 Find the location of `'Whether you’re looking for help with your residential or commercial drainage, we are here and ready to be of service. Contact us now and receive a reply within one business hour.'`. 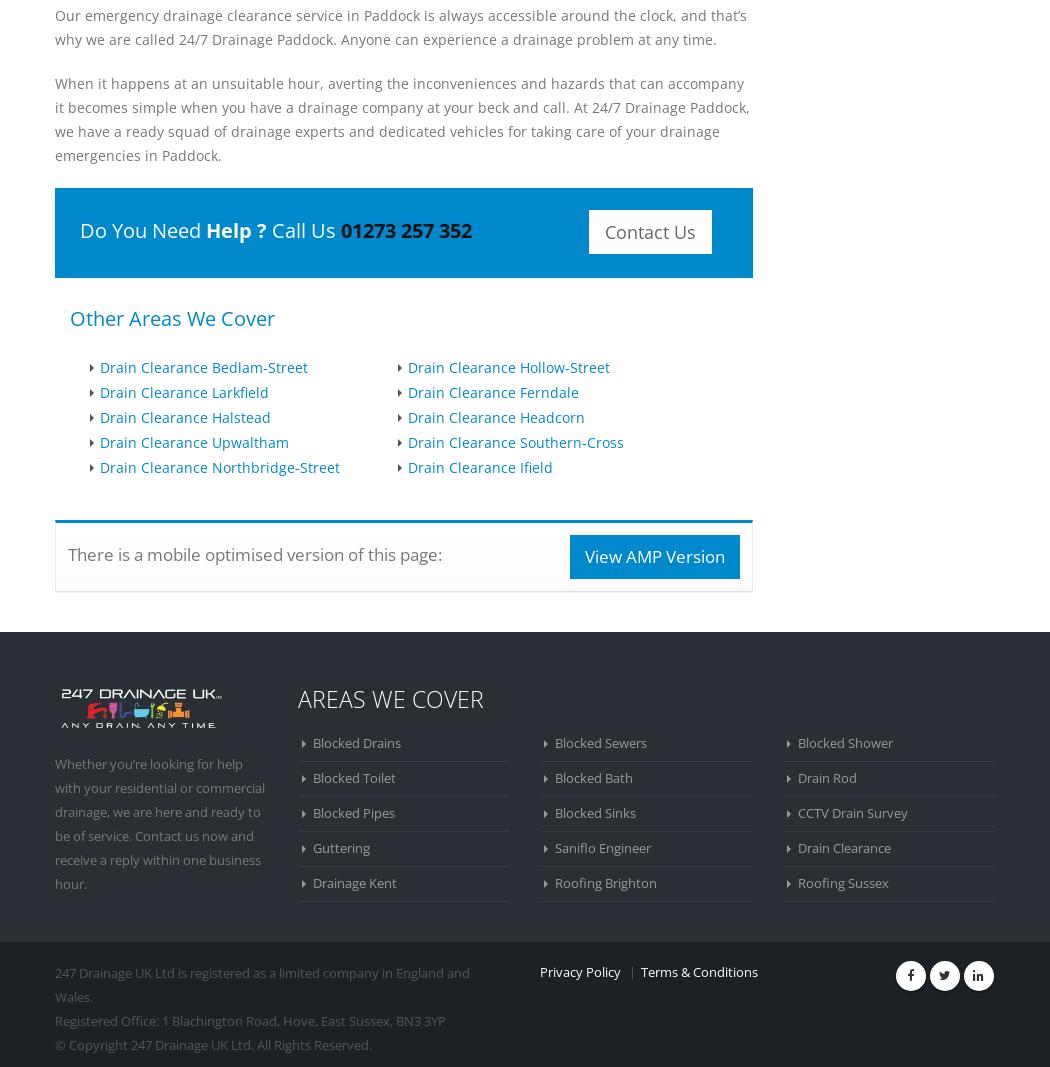

'Whether you’re looking for help with your residential or commercial drainage, we are here and ready to be of service. Contact us now and receive a reply within one business hour.' is located at coordinates (160, 822).